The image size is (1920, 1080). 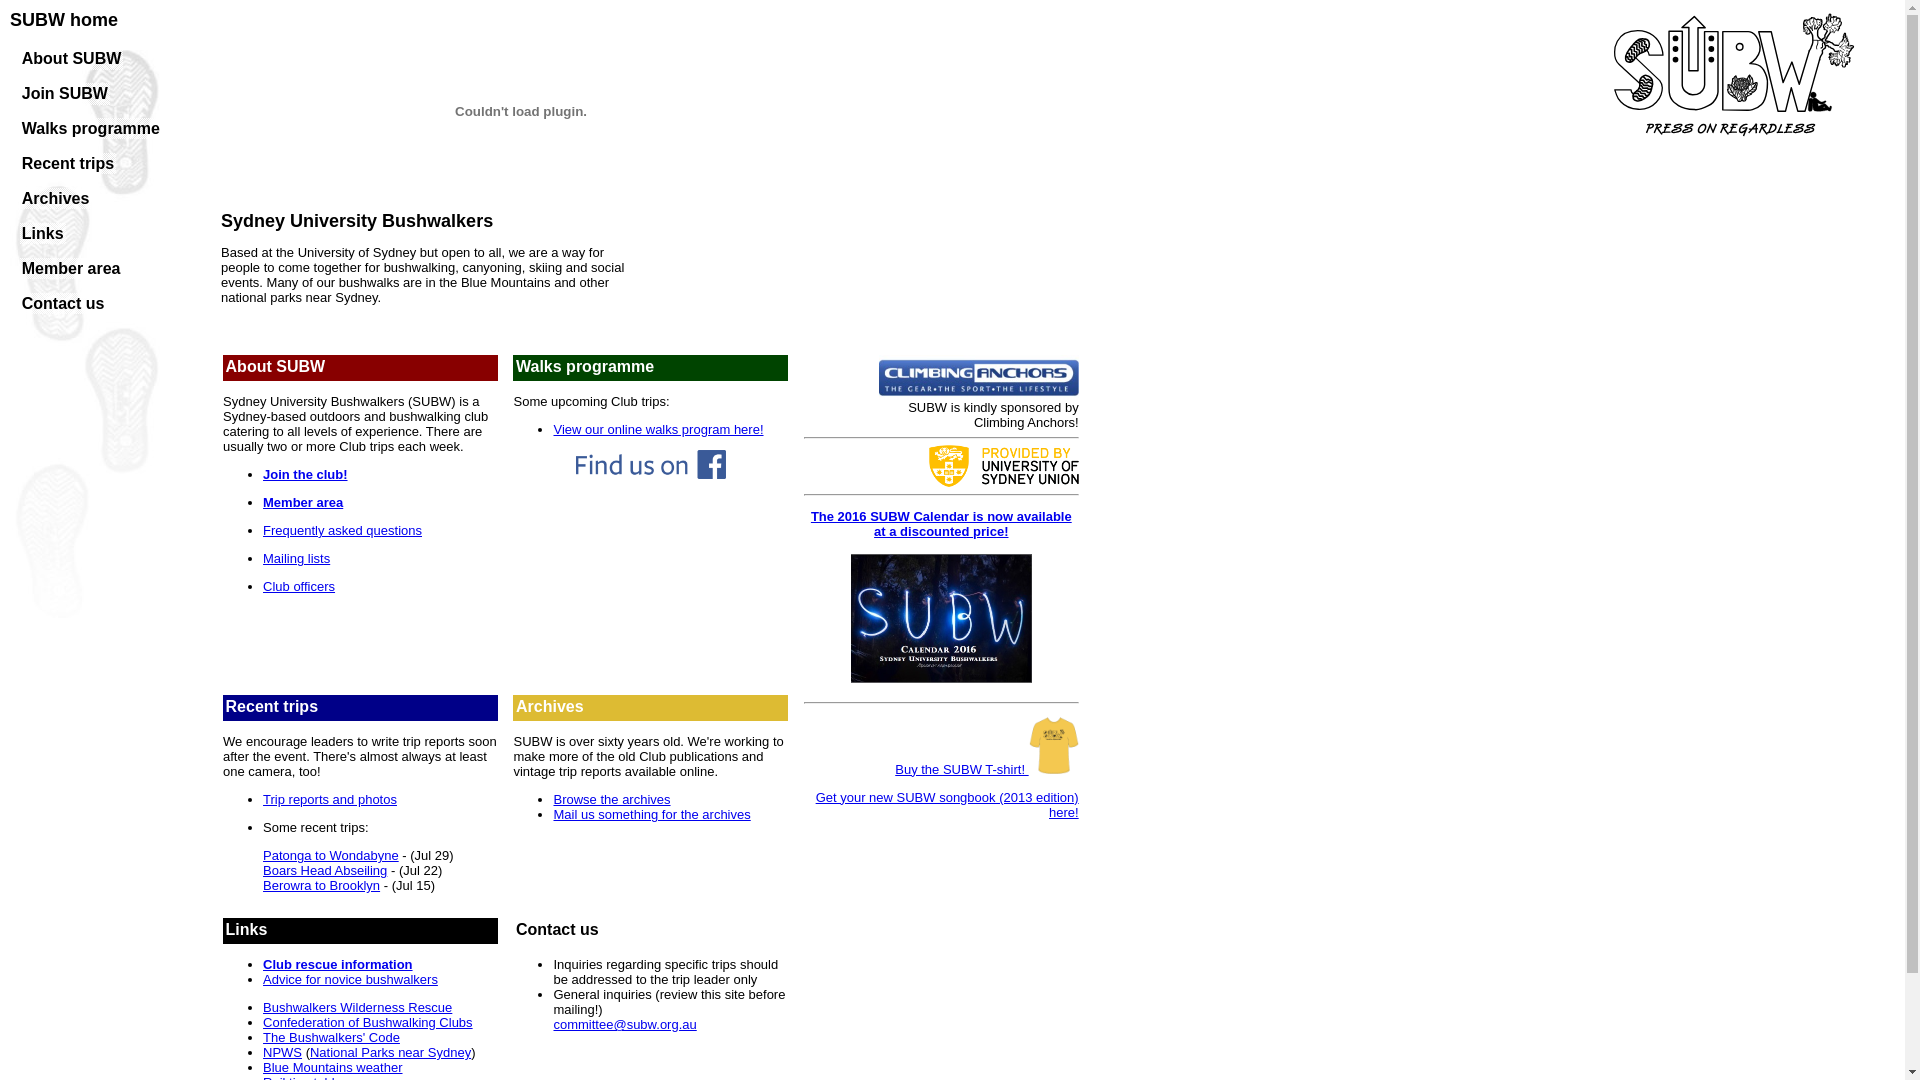 What do you see at coordinates (610, 798) in the screenshot?
I see `'Browse the archives'` at bounding box center [610, 798].